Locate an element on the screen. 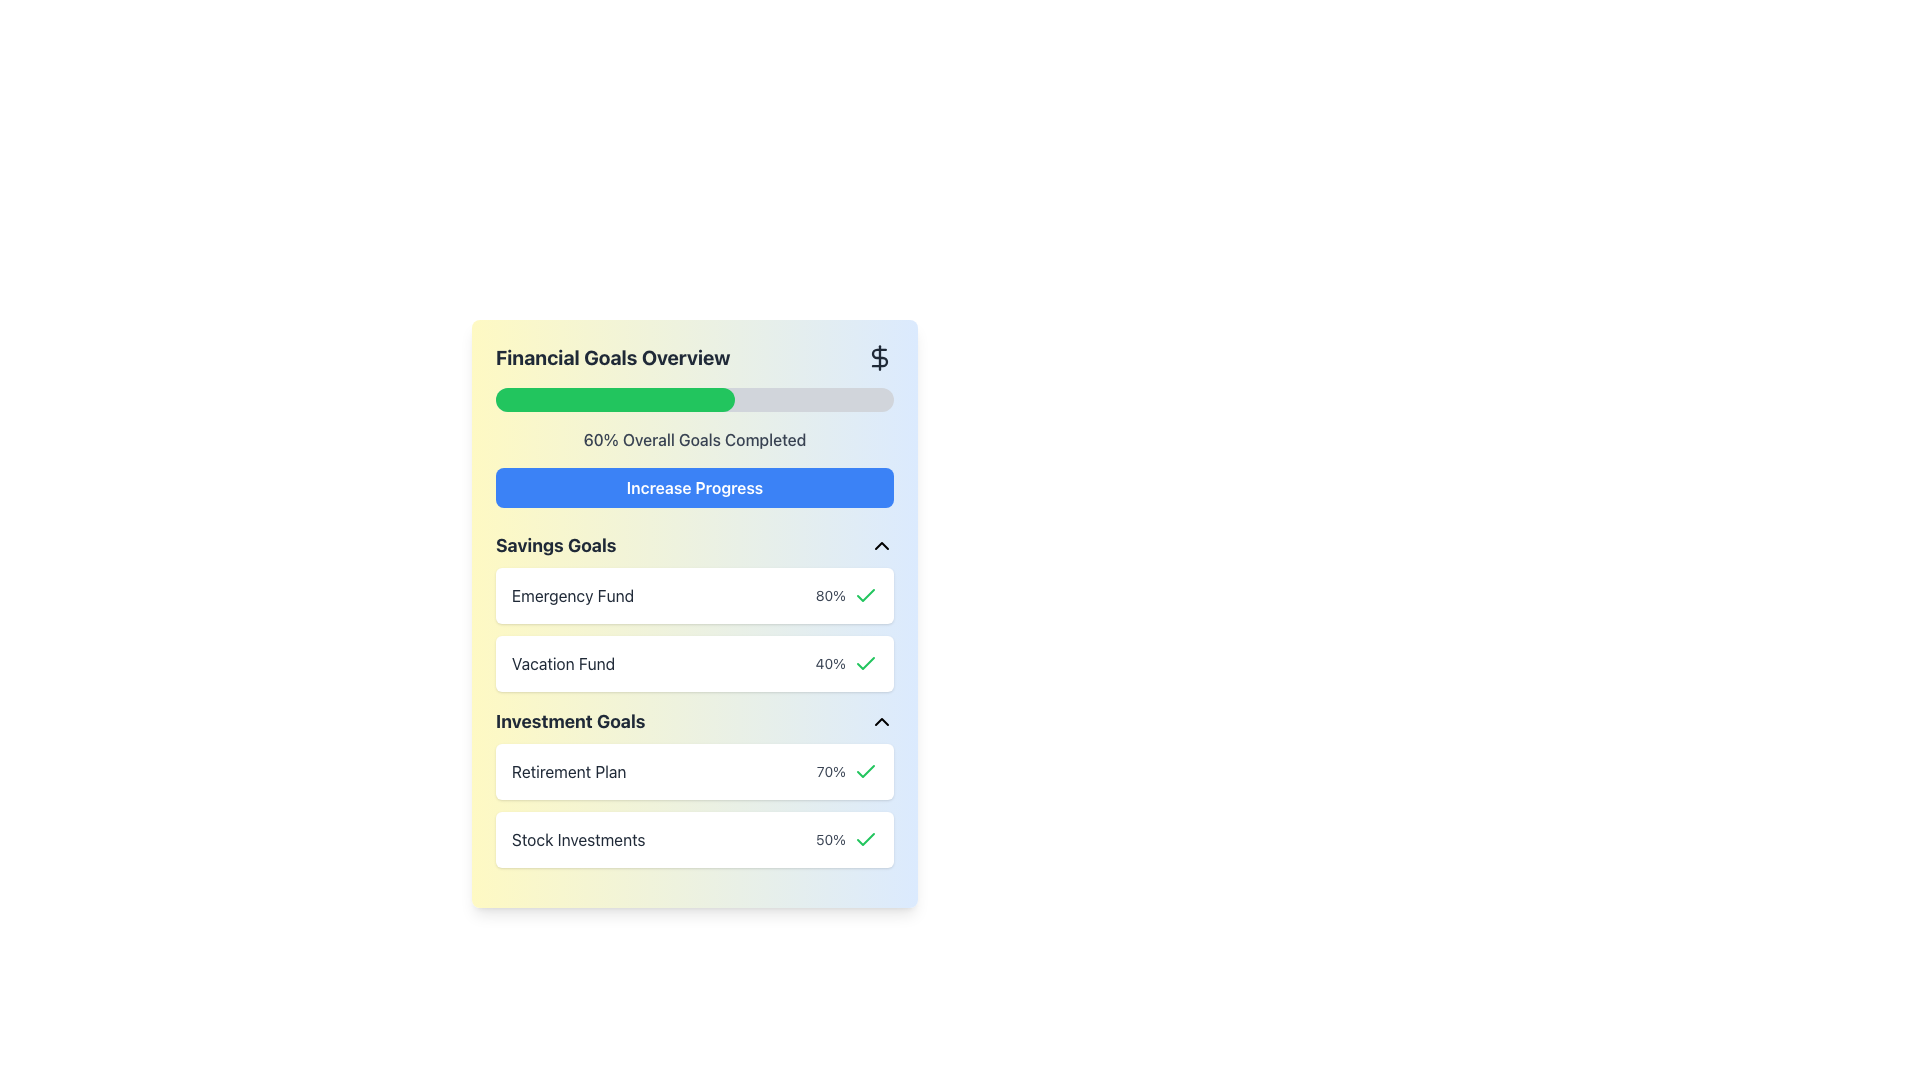 Image resolution: width=1920 pixels, height=1080 pixels. the green checkmark icon located to the right of the '50%' text label in the 'Investment Goals' section, indicating success or completion is located at coordinates (865, 840).